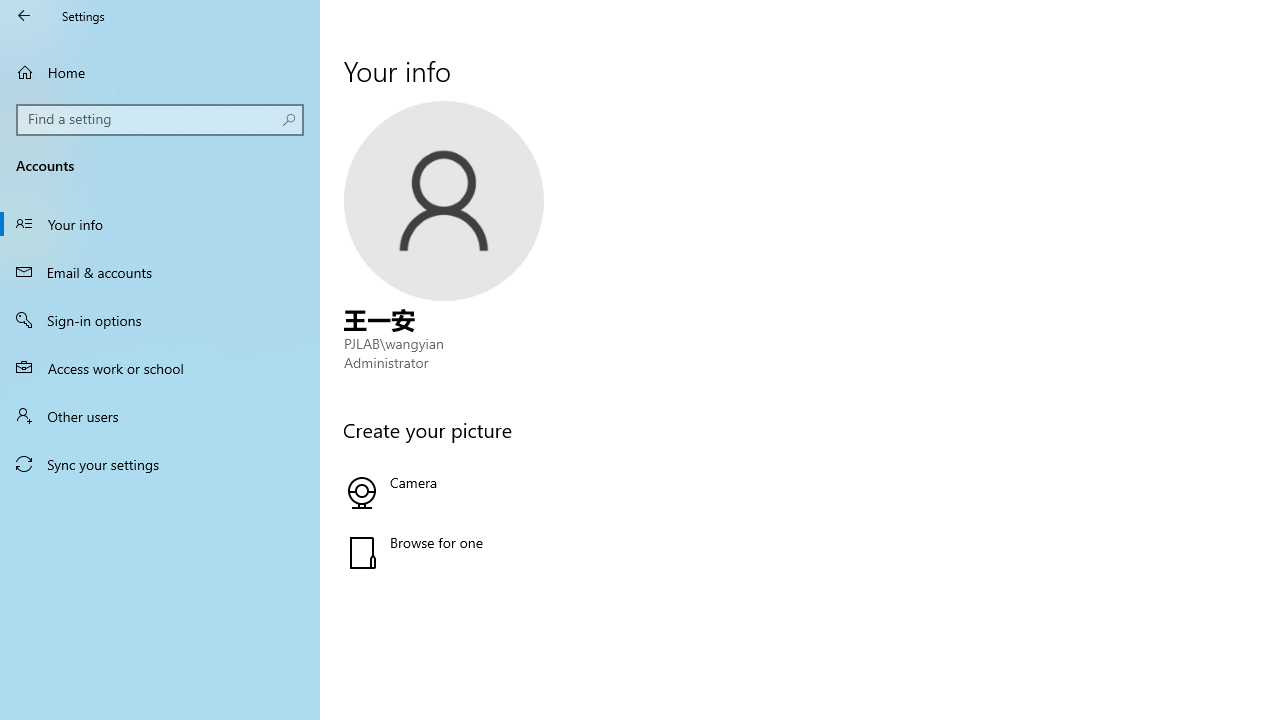 The image size is (1280, 720). What do you see at coordinates (160, 319) in the screenshot?
I see `'Sign-in options'` at bounding box center [160, 319].